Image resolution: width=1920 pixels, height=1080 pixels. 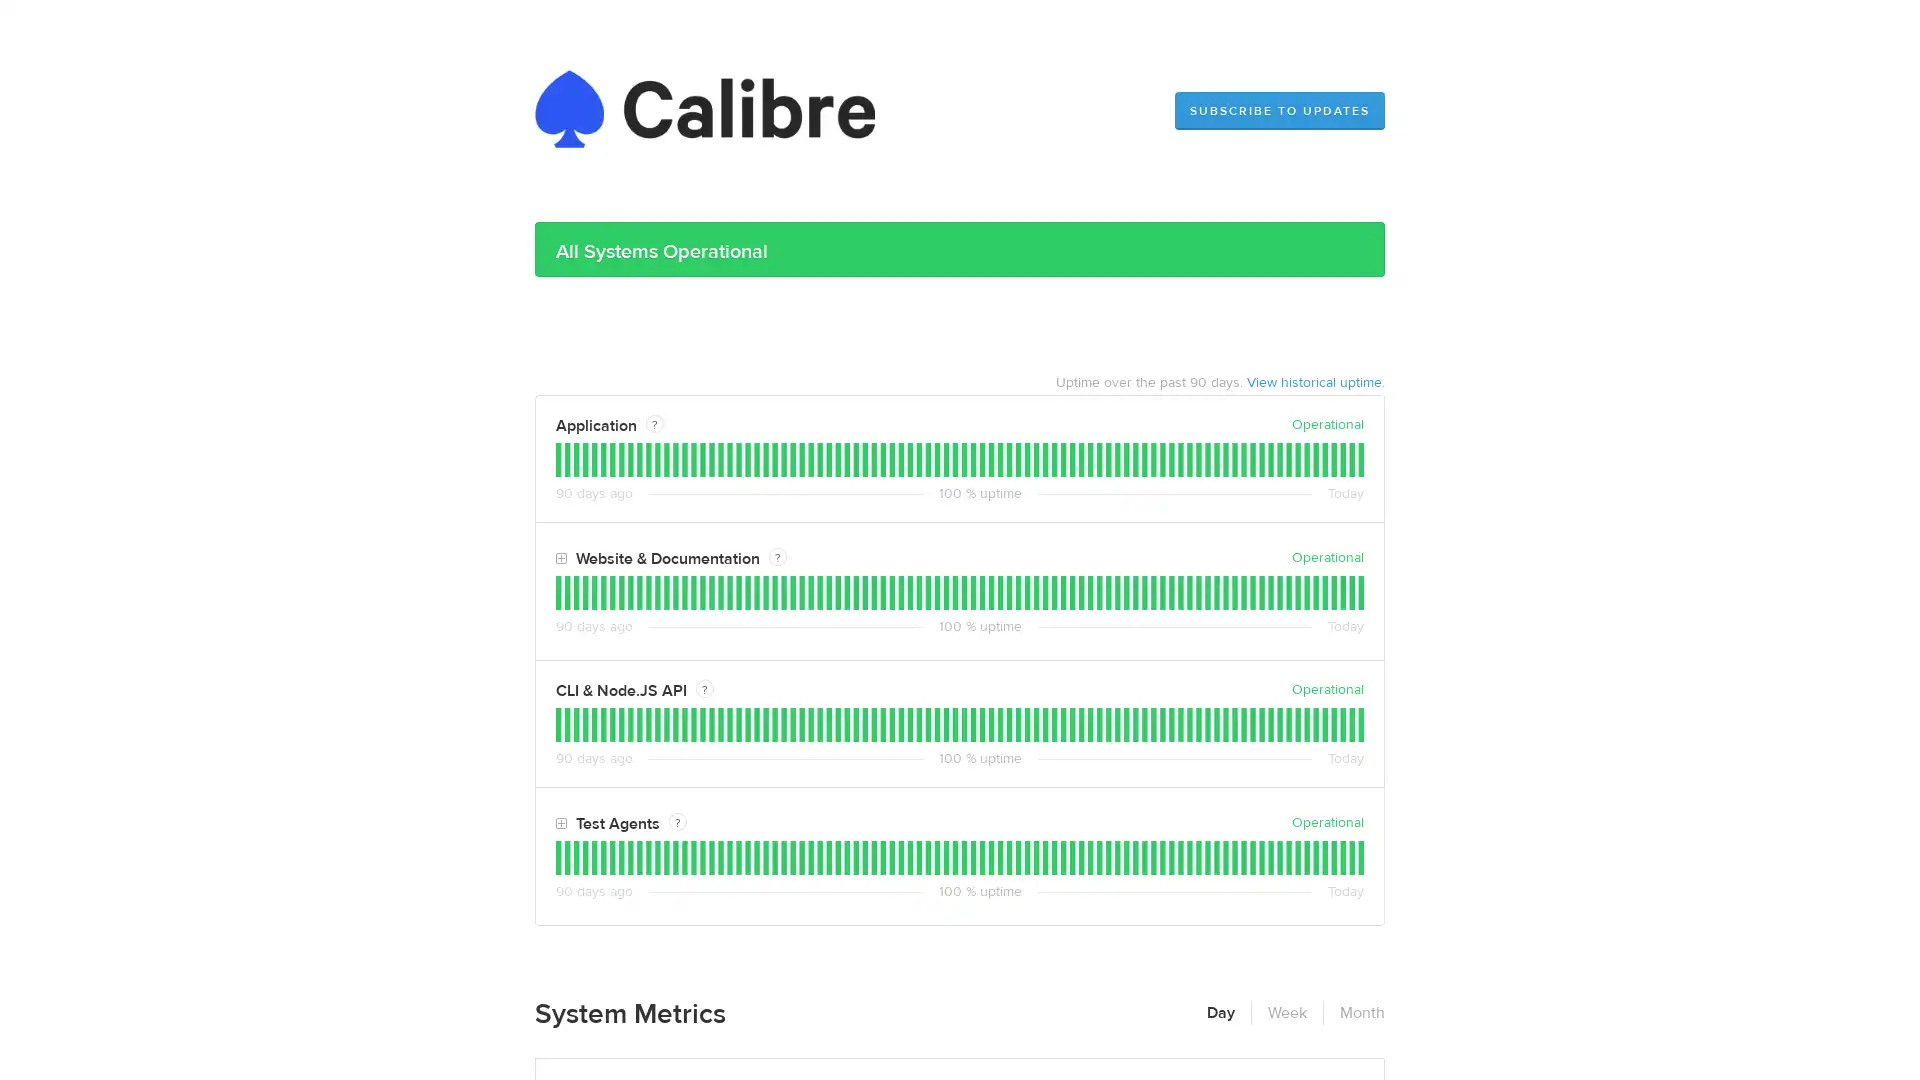 What do you see at coordinates (560, 824) in the screenshot?
I see `Toggle Test Agents` at bounding box center [560, 824].